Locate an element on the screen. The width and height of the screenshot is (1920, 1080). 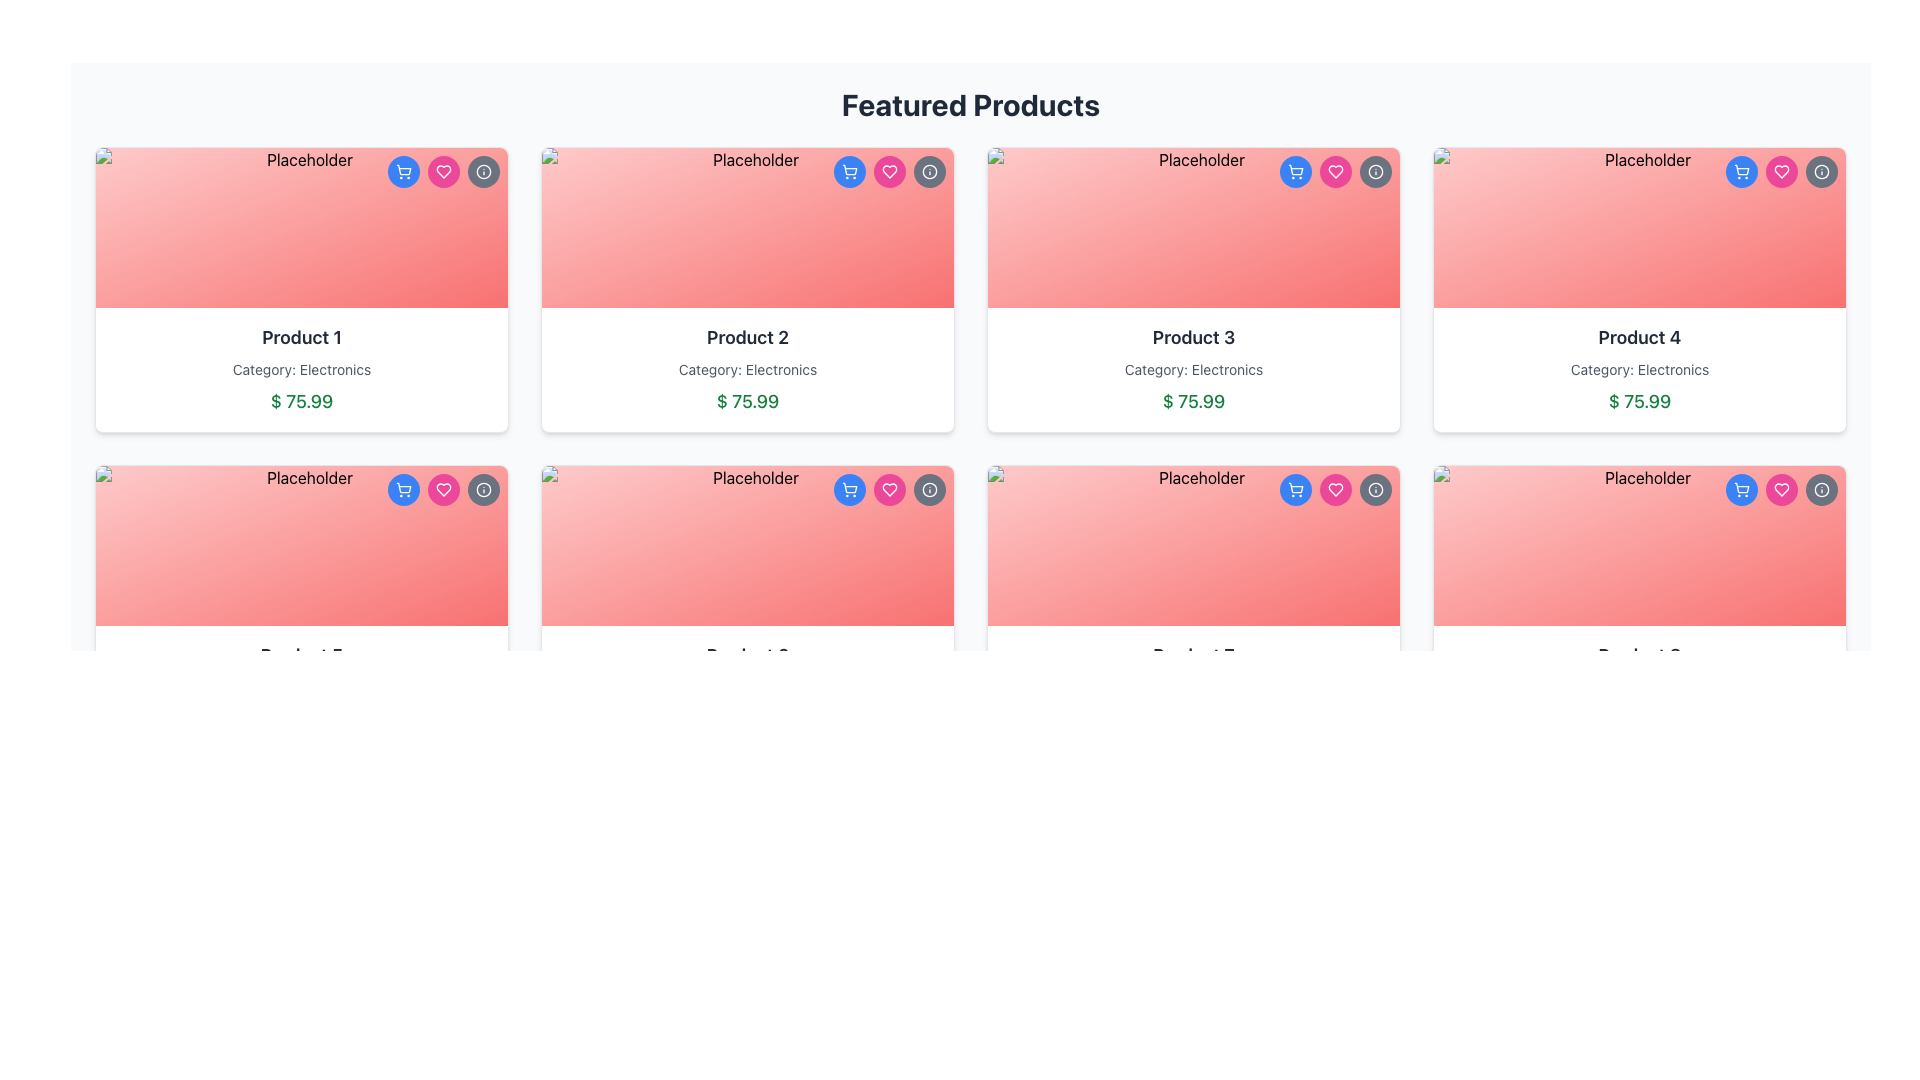
the heart icon button, which is a small heart icon within a circular button, located to the right of a shopping cart icon and to the left of a settings icon is located at coordinates (443, 171).